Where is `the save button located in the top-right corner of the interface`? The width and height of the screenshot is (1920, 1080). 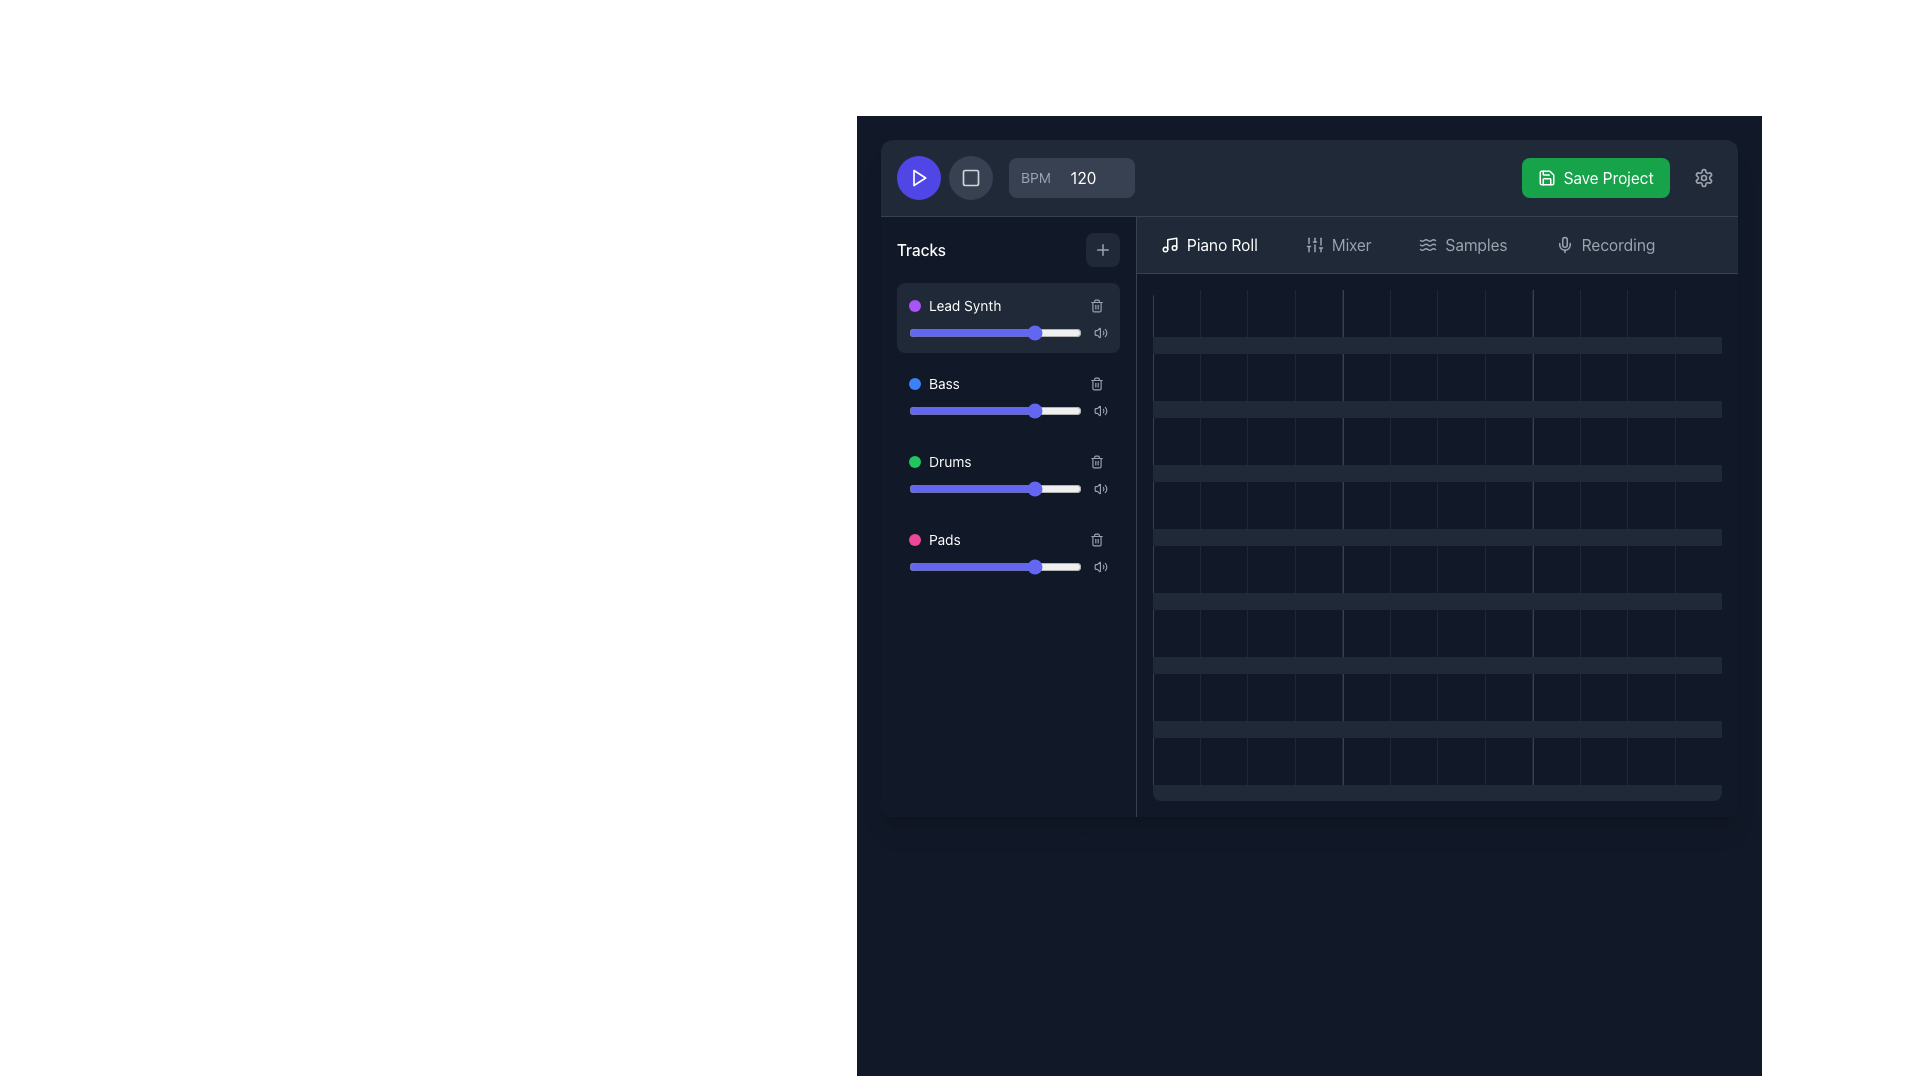 the save button located in the top-right corner of the interface is located at coordinates (1594, 176).